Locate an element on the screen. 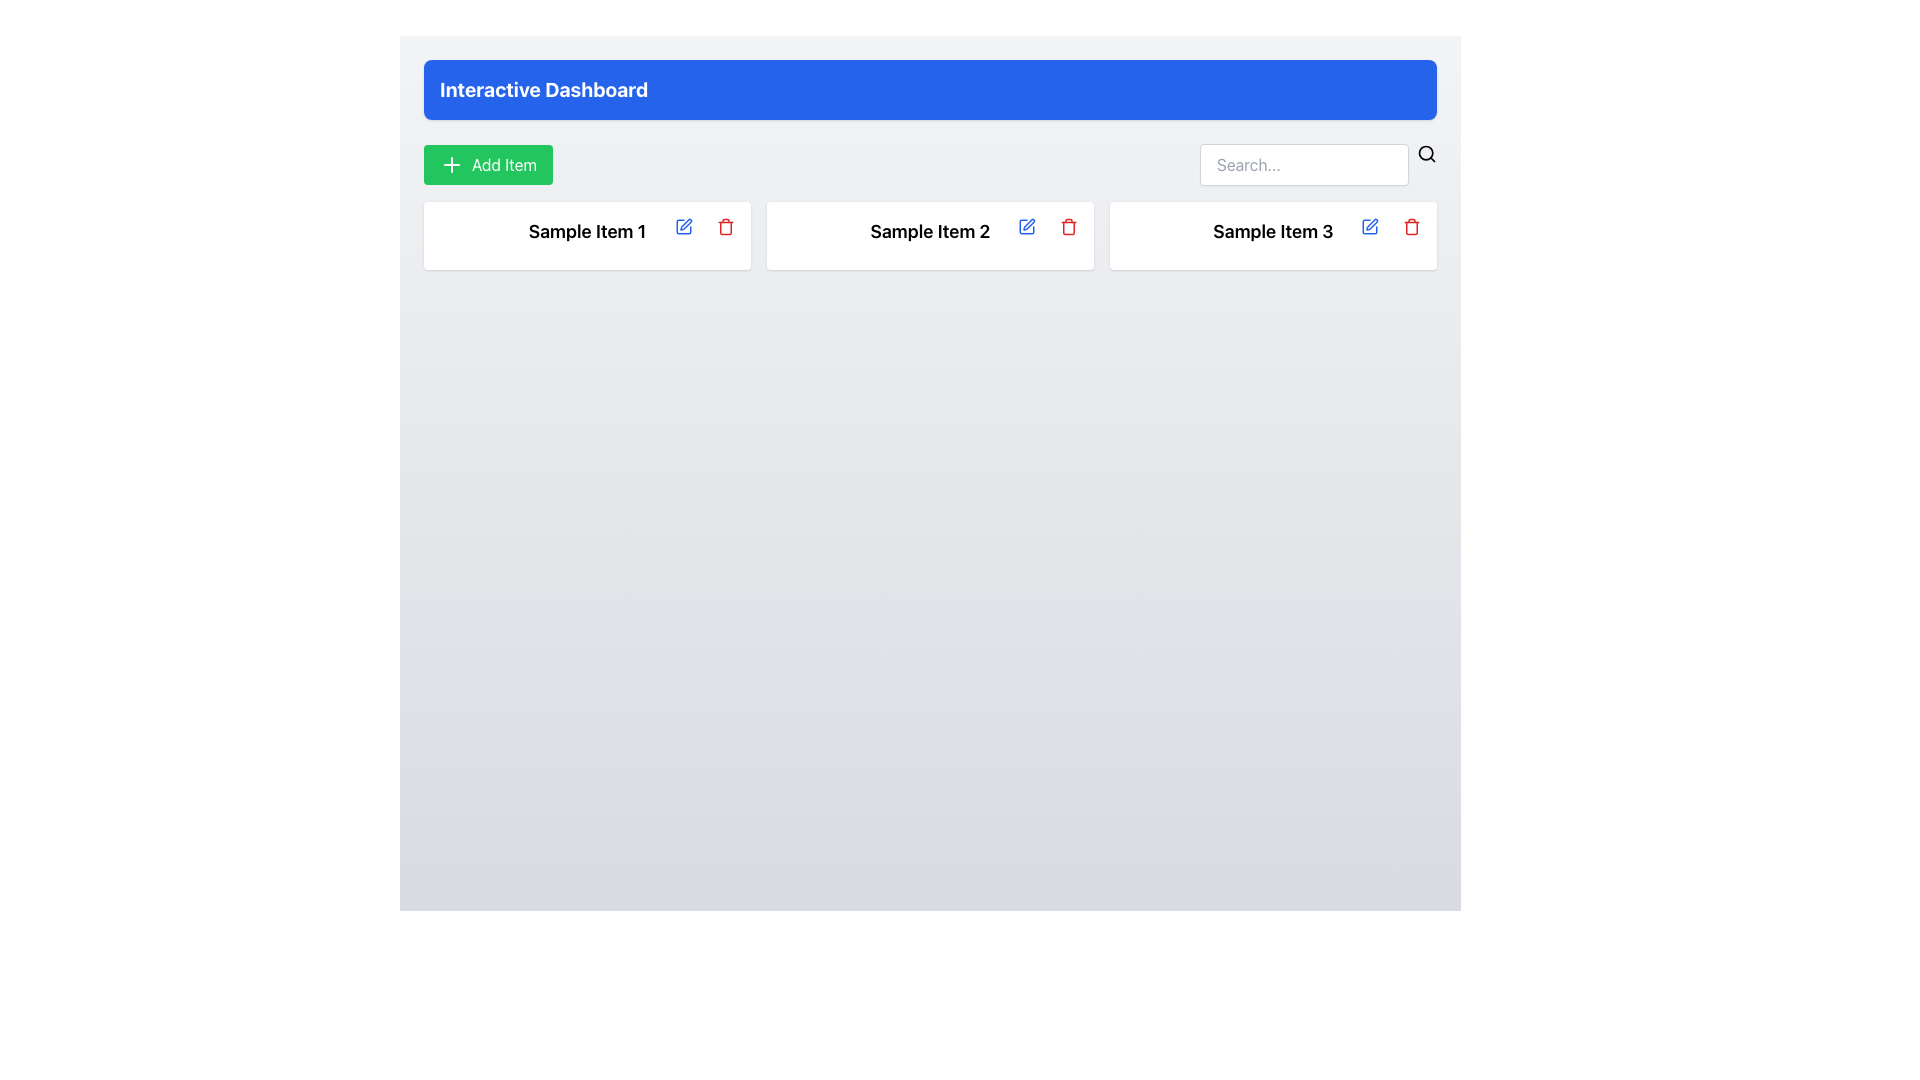 The image size is (1920, 1080). the 'Interactive Dashboard' text label located in the top blue header bar to check for additional interactivity is located at coordinates (544, 88).